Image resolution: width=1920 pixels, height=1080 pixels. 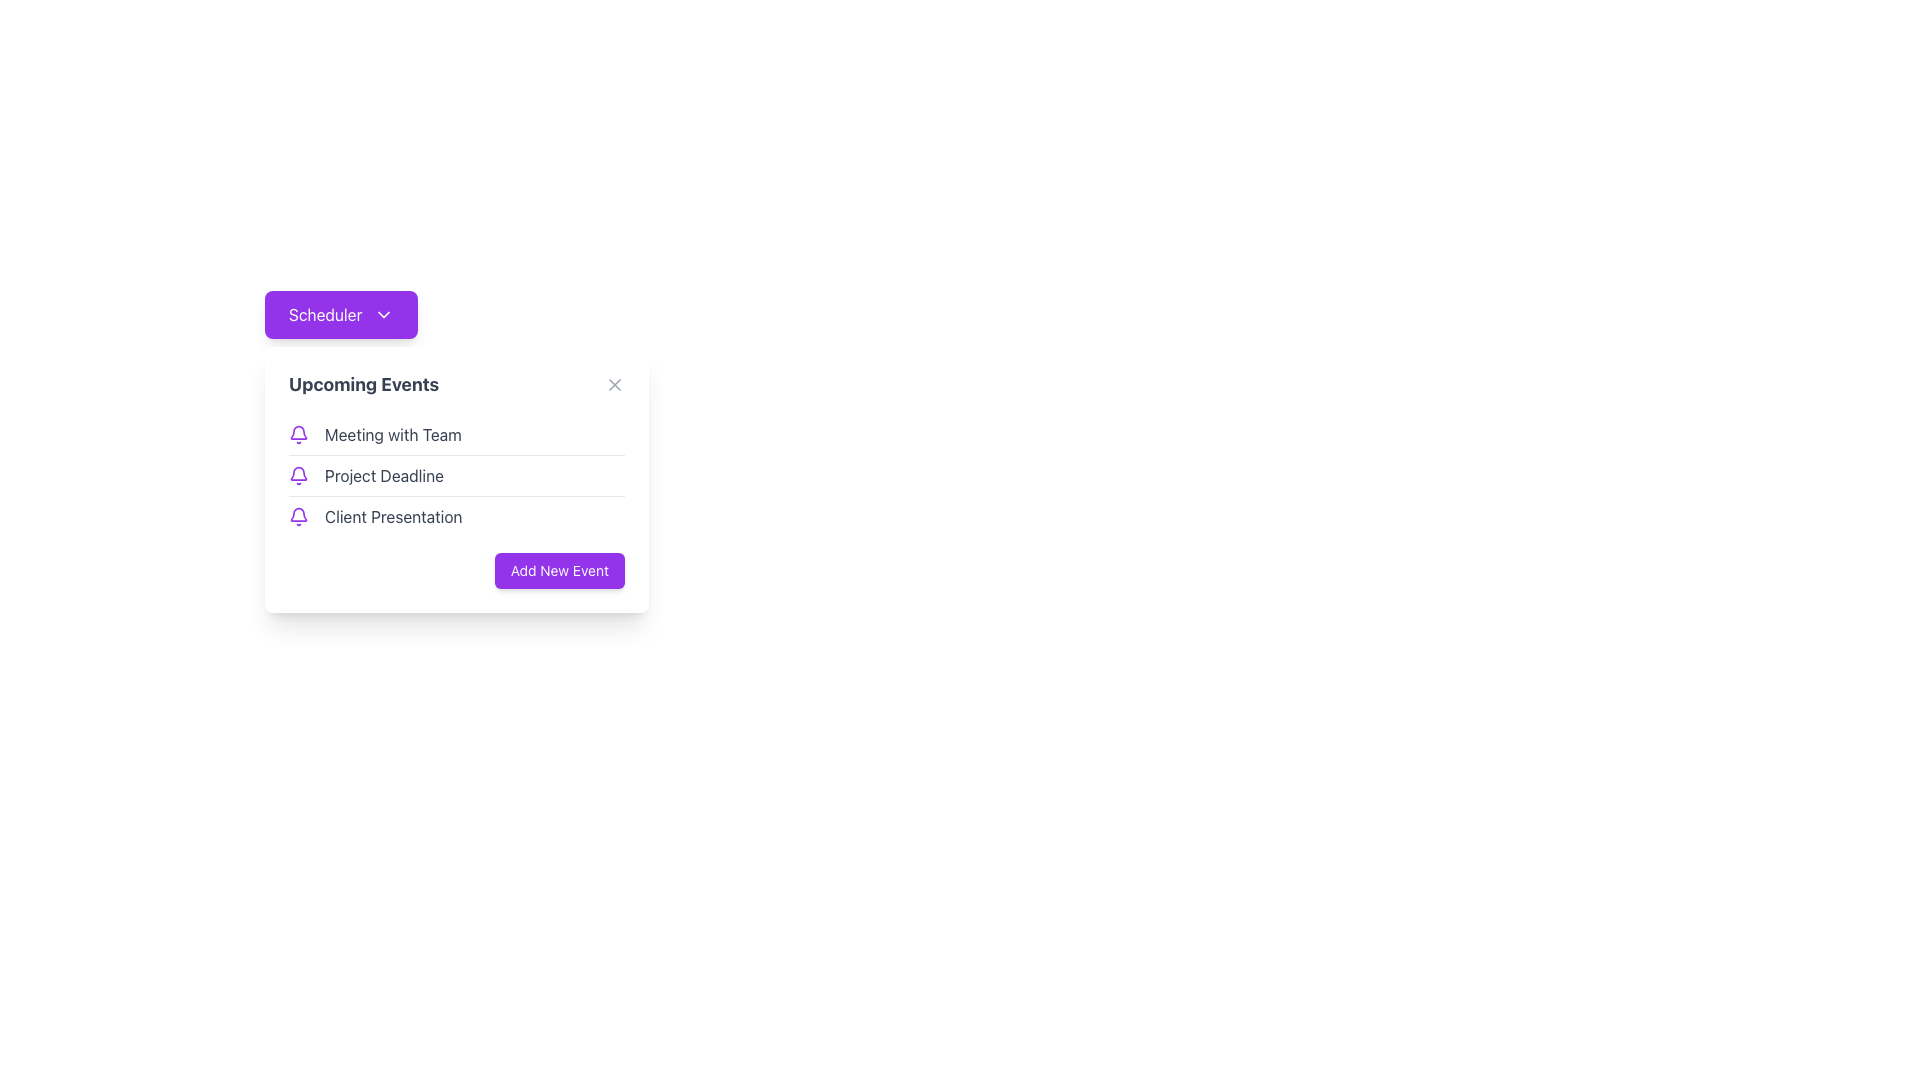 What do you see at coordinates (455, 315) in the screenshot?
I see `the dropdown menu located above the 'Upcoming Events' section` at bounding box center [455, 315].